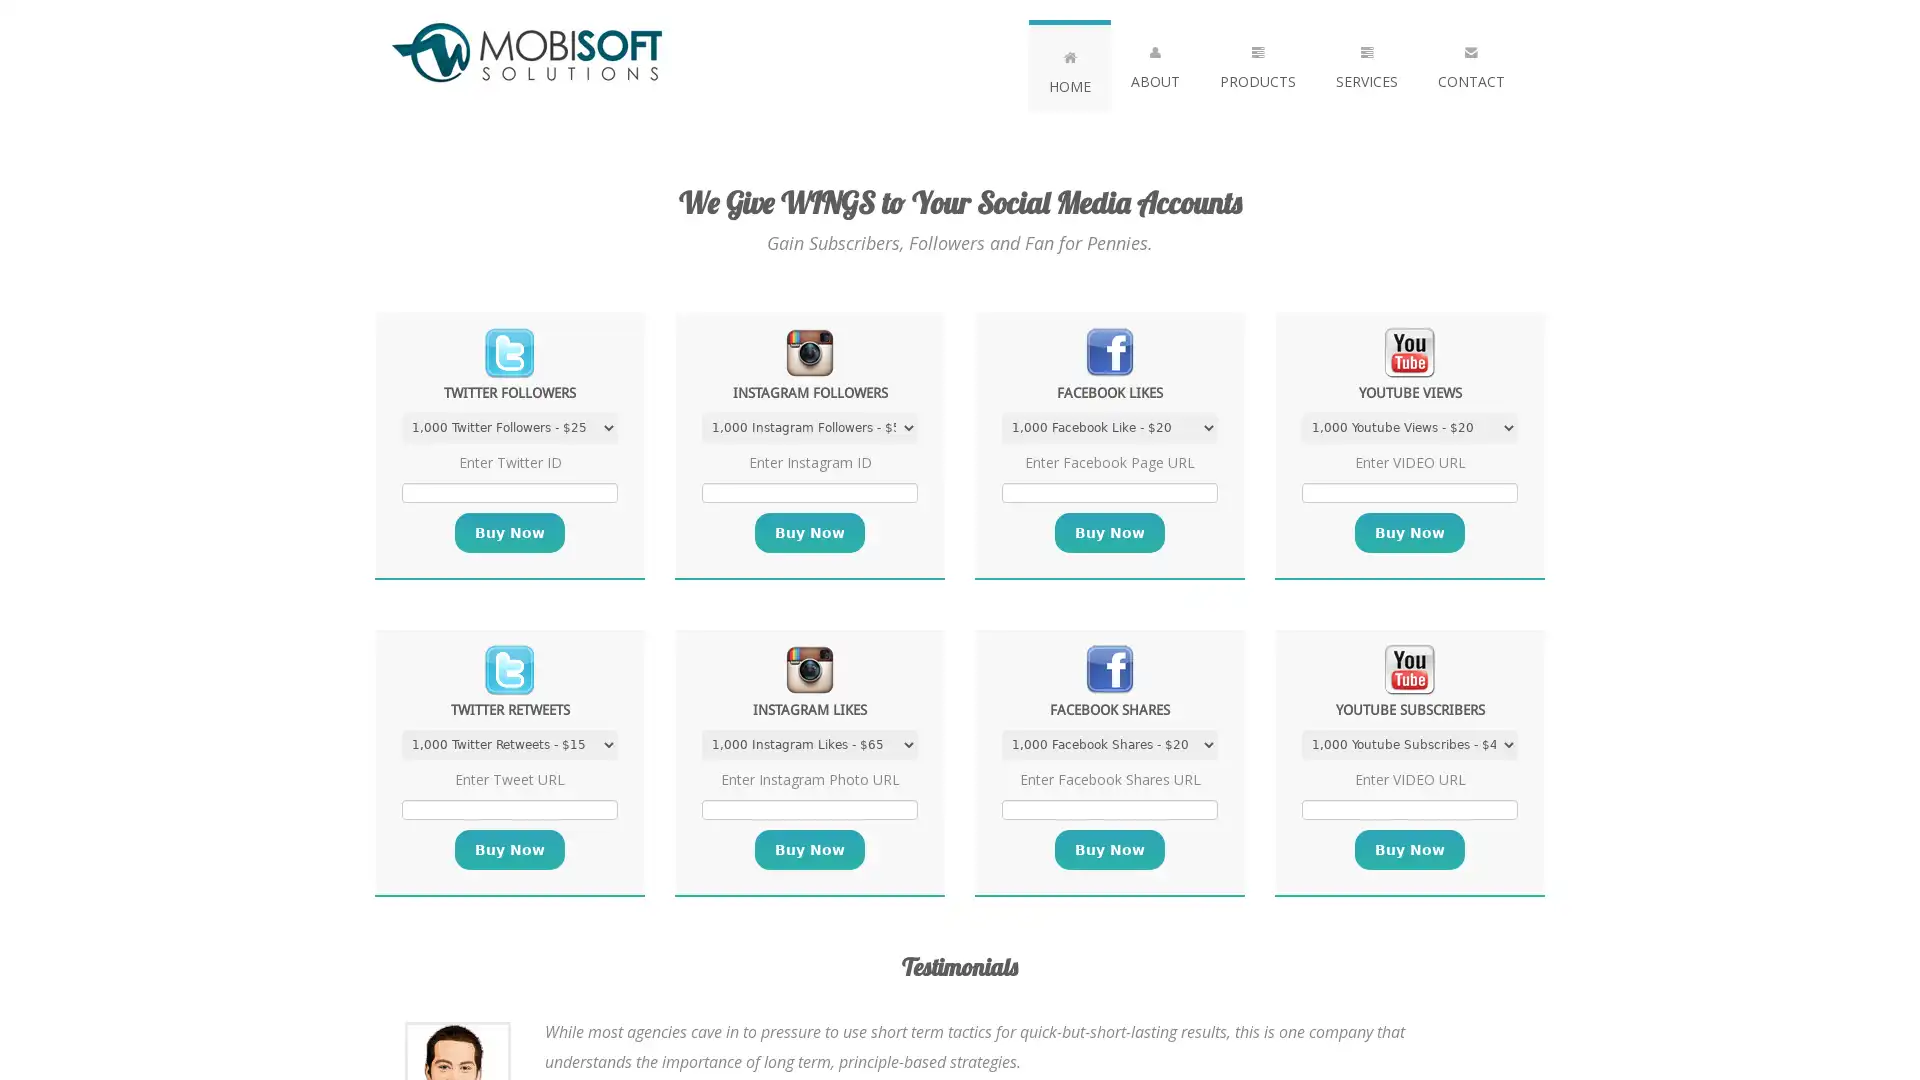 The height and width of the screenshot is (1080, 1920). What do you see at coordinates (810, 849) in the screenshot?
I see `Buy Now` at bounding box center [810, 849].